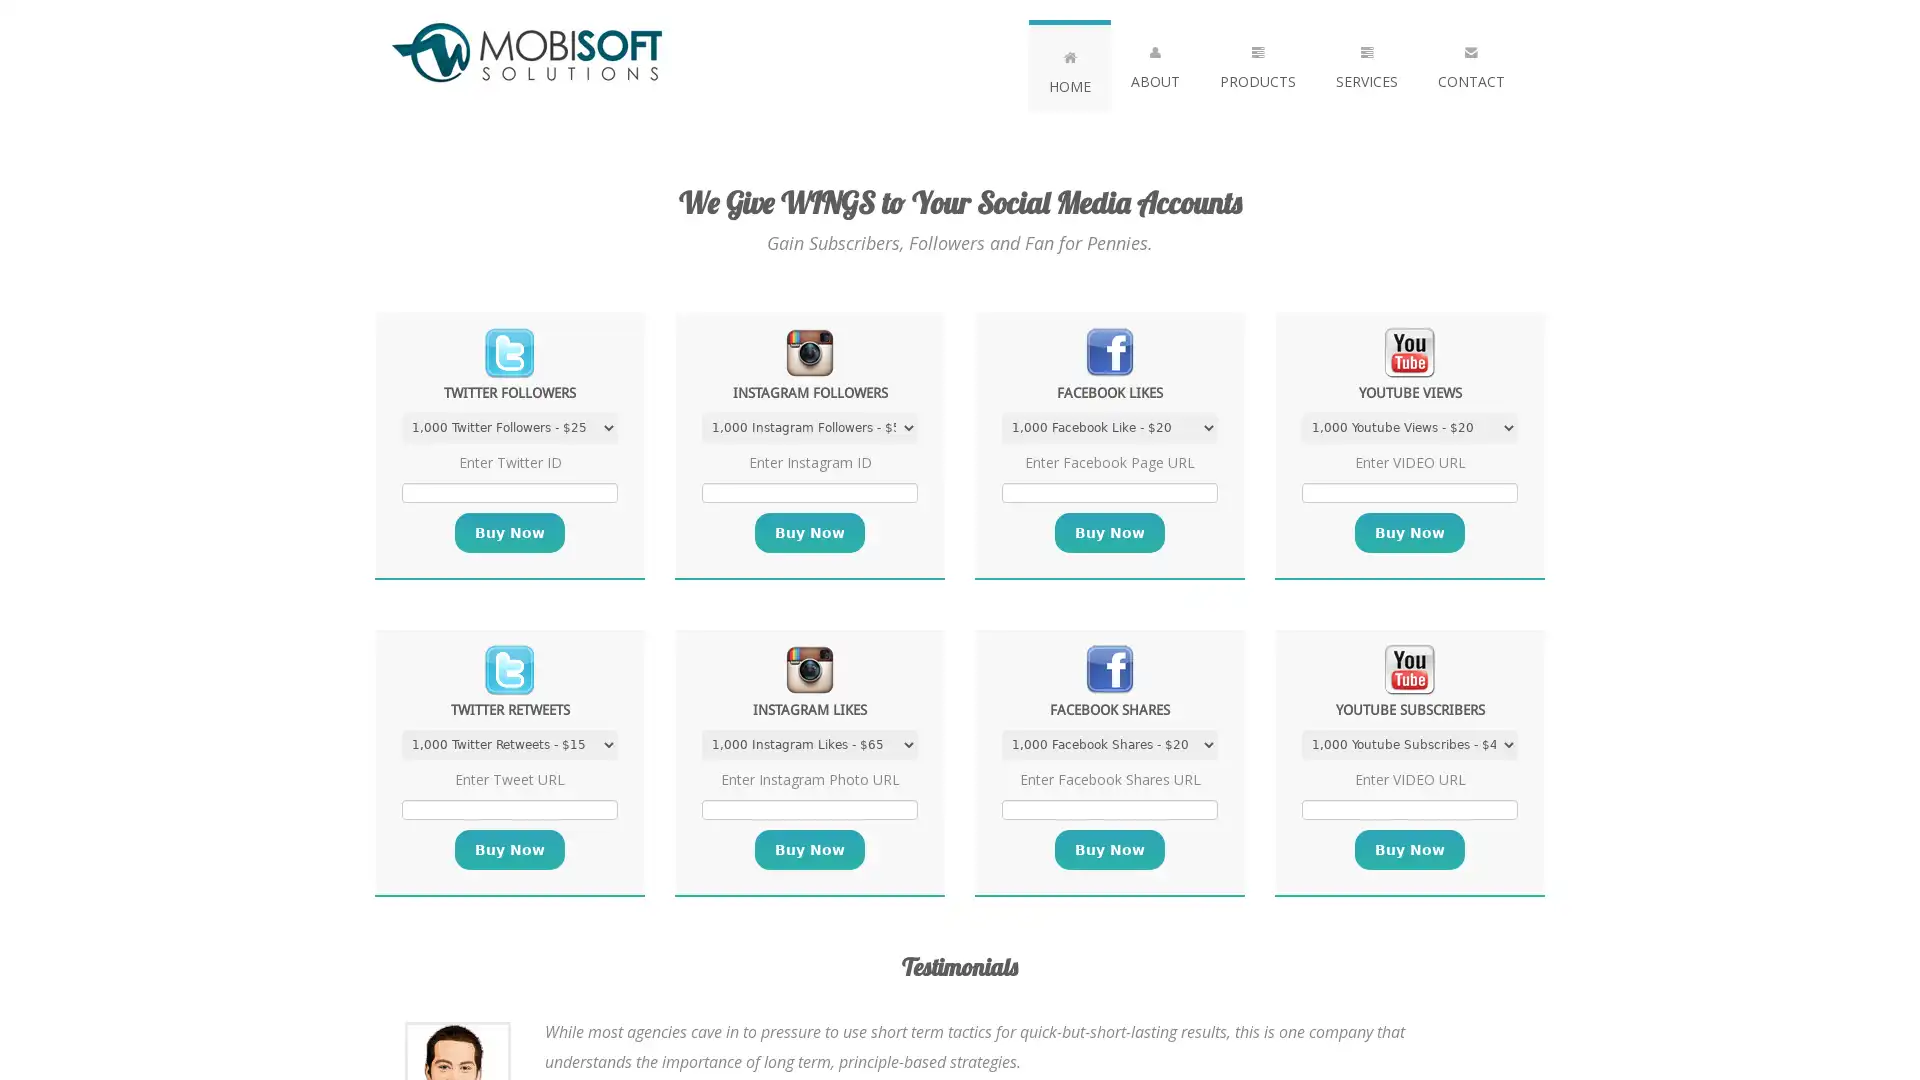 The height and width of the screenshot is (1080, 1920). What do you see at coordinates (810, 849) in the screenshot?
I see `Buy Now` at bounding box center [810, 849].